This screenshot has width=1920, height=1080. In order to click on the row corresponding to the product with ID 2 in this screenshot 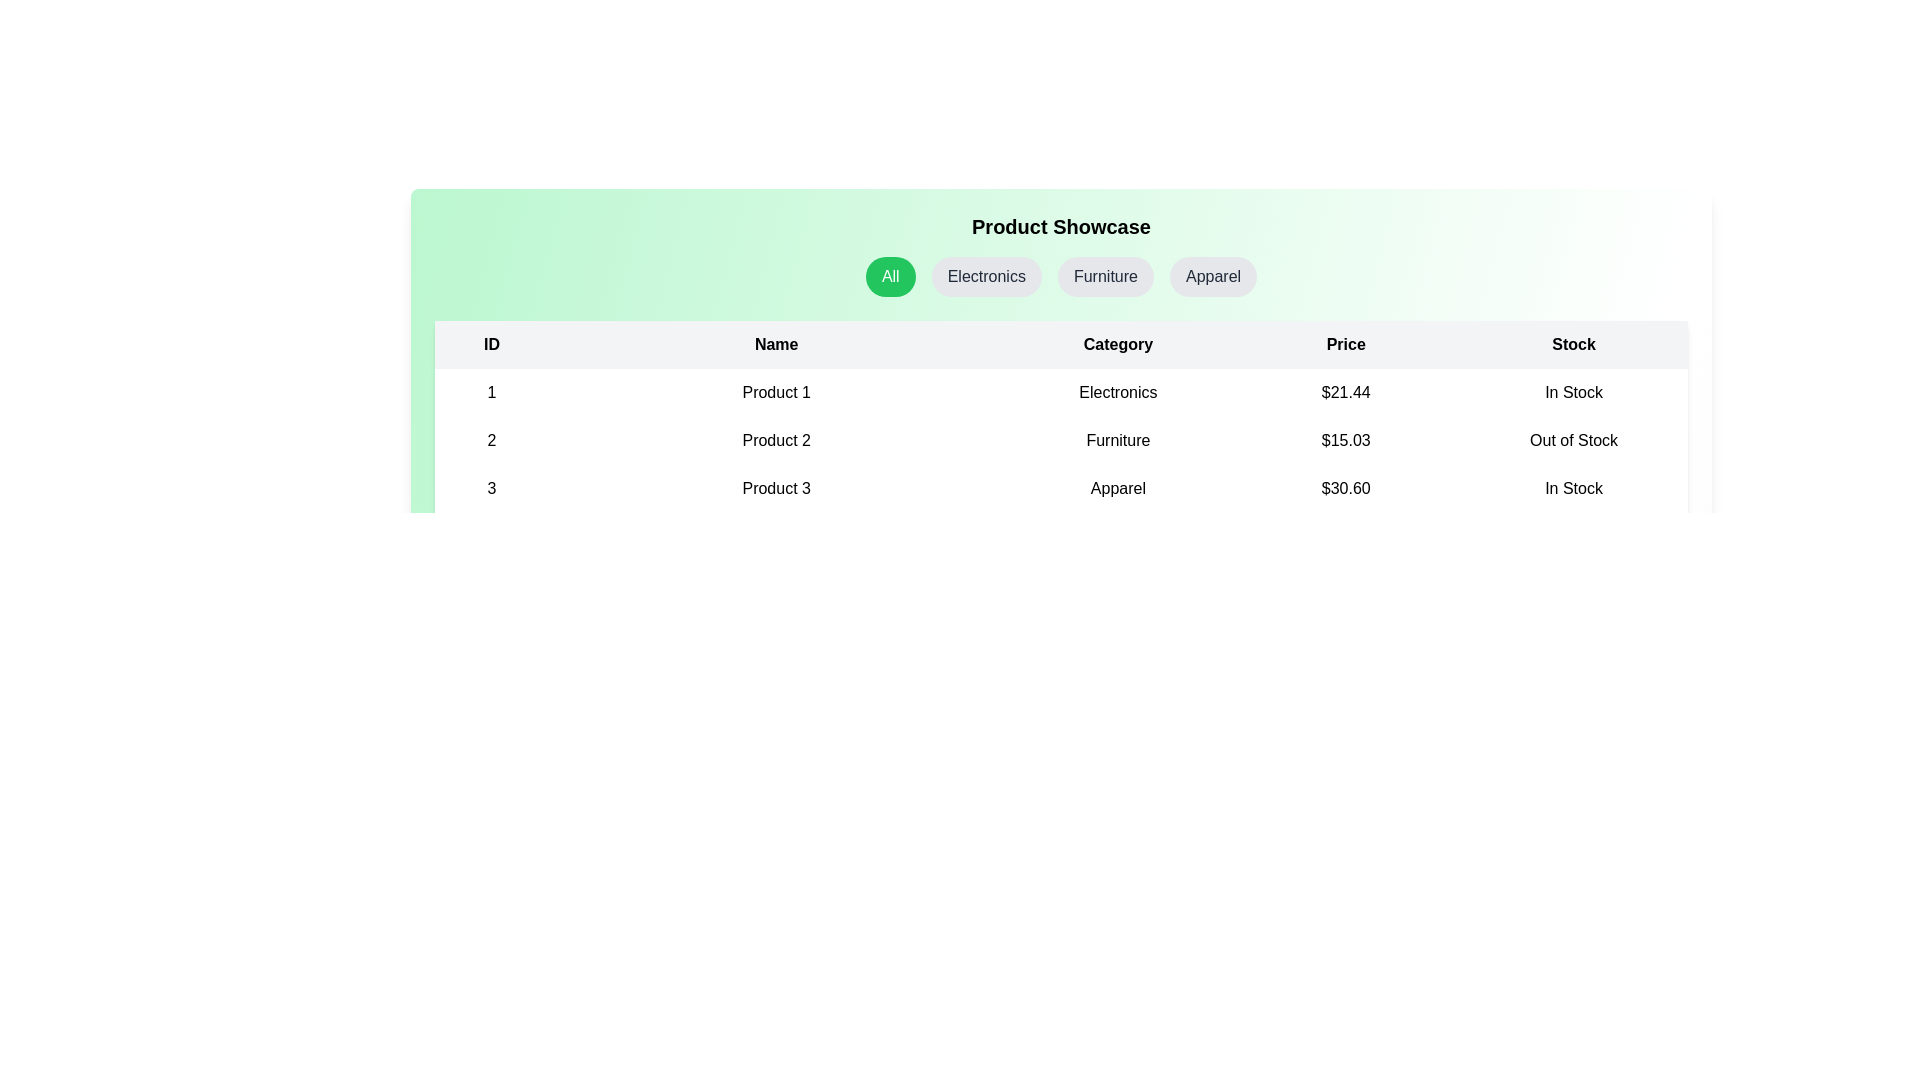, I will do `click(1060, 439)`.